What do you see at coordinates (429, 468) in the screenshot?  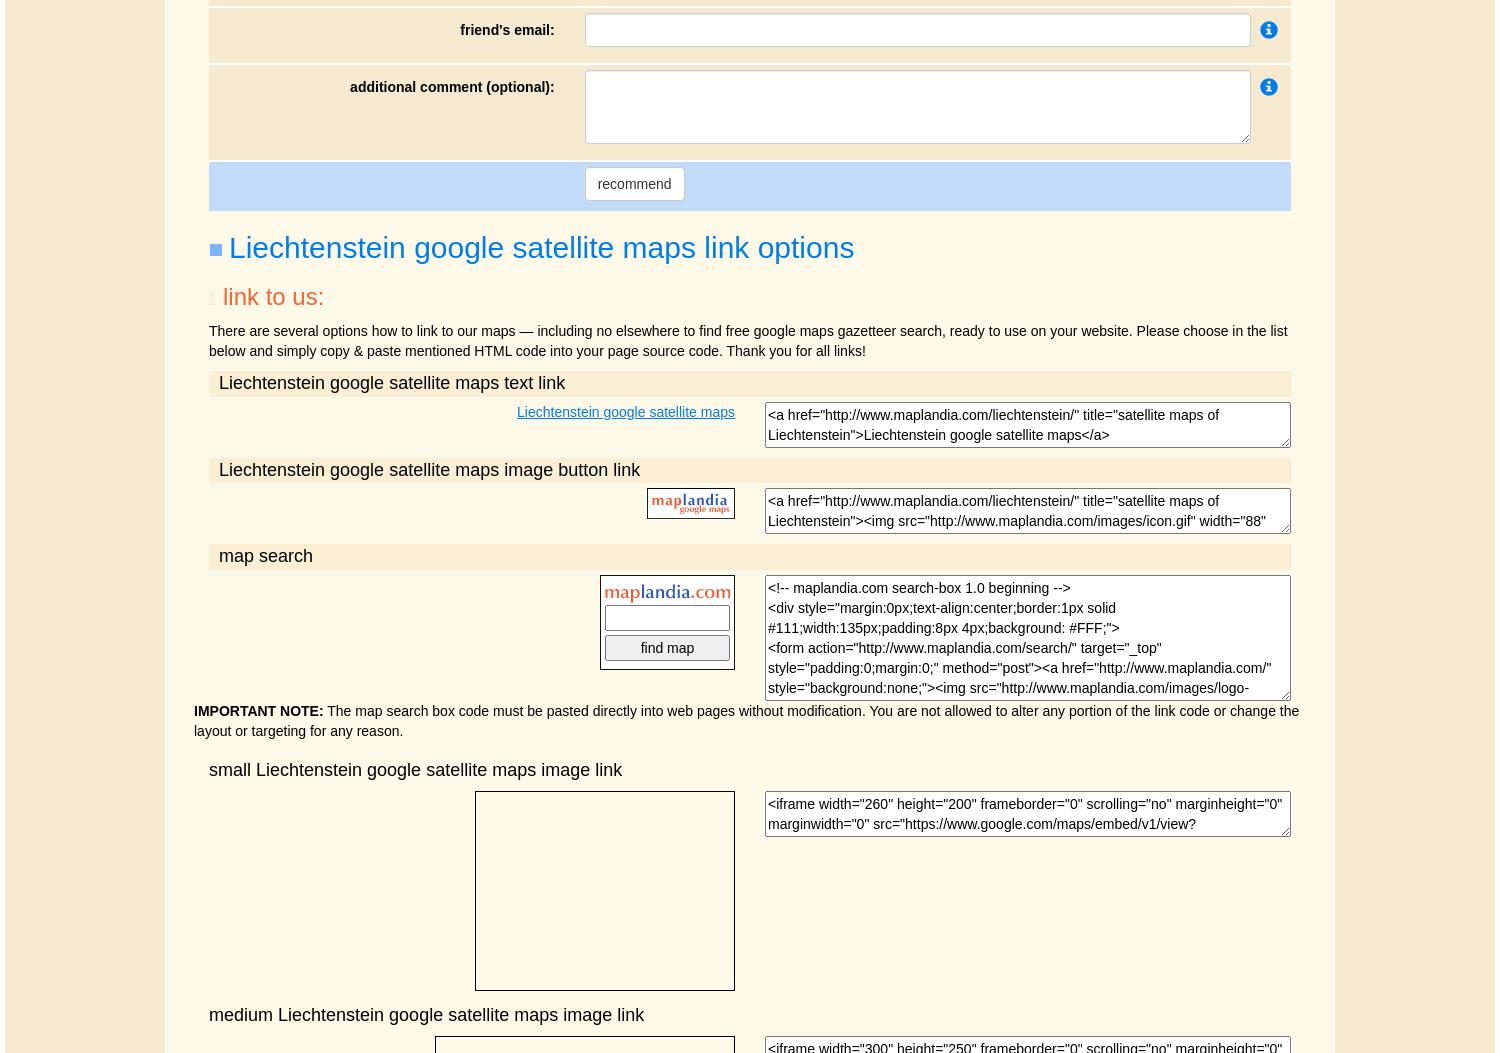 I see `'Liechtenstein google satellite maps image button link'` at bounding box center [429, 468].